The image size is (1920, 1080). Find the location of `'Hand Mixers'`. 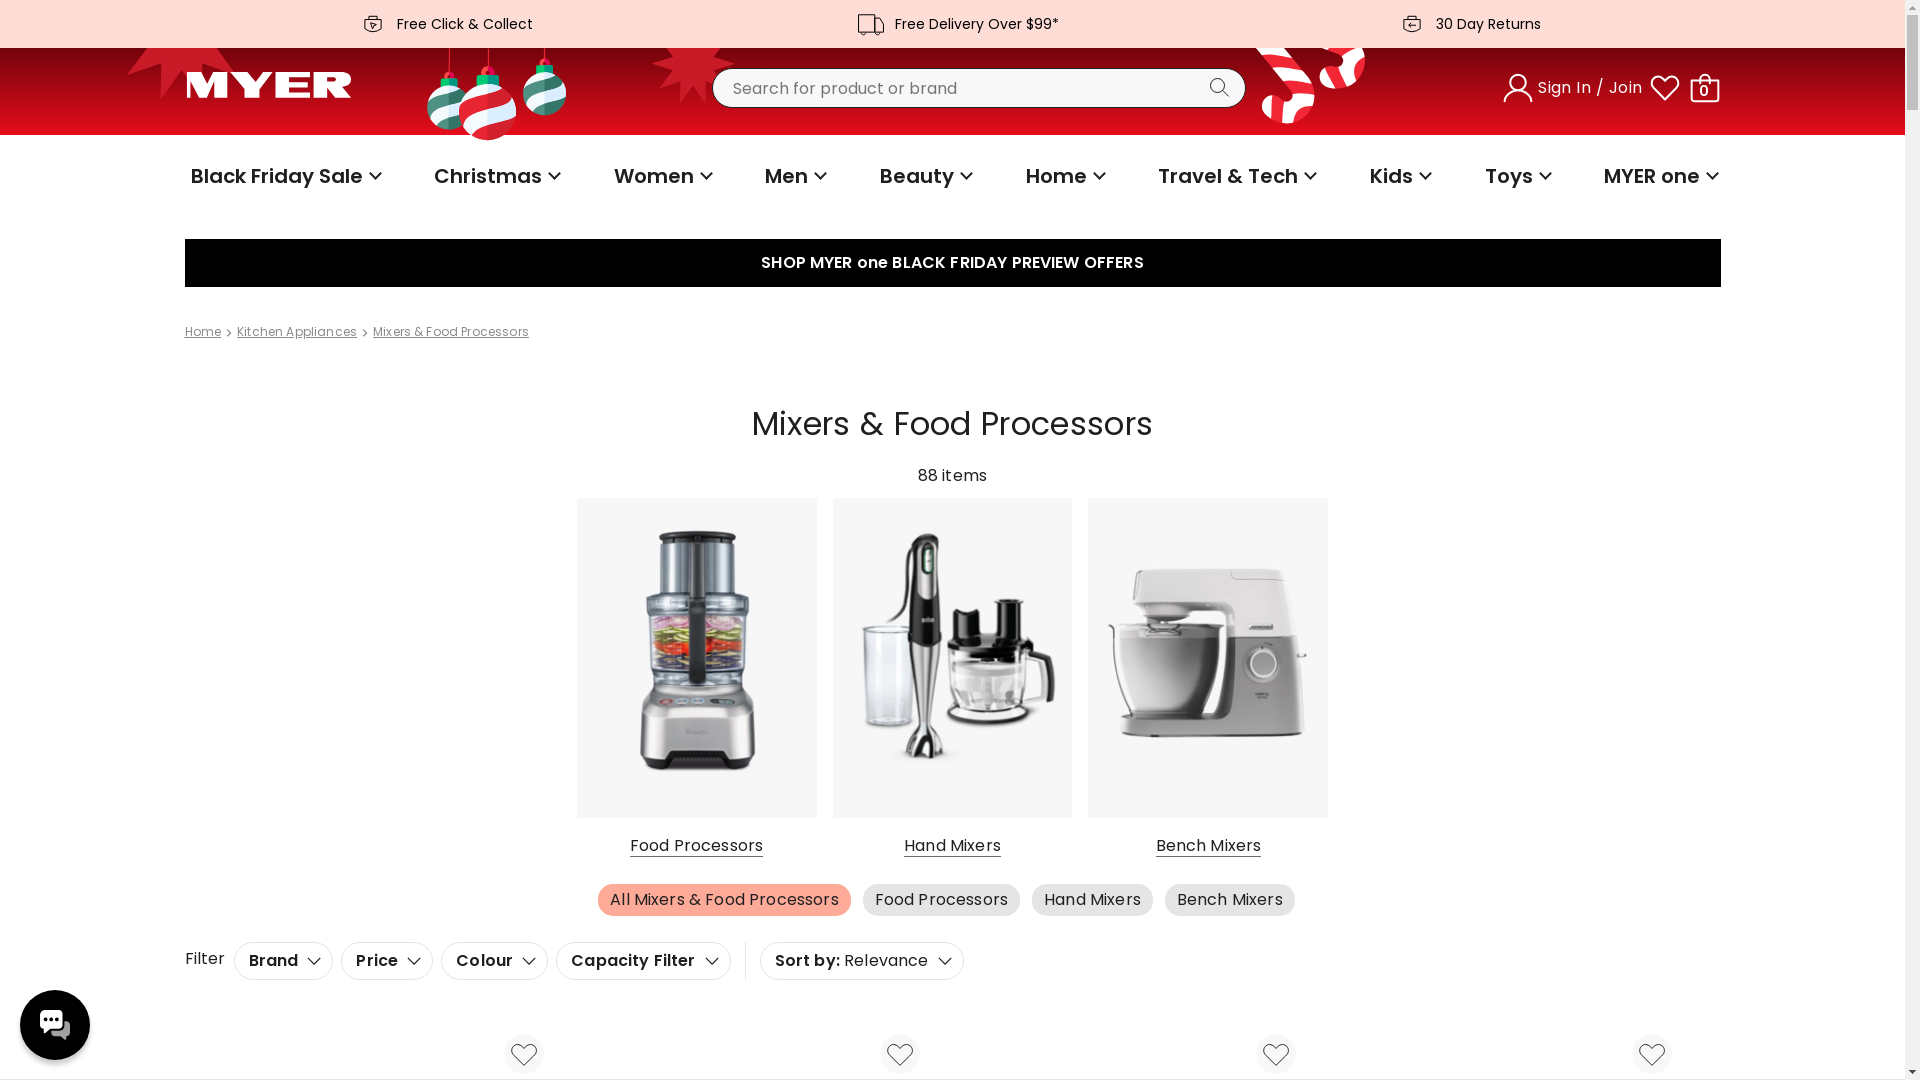

'Hand Mixers' is located at coordinates (950, 677).